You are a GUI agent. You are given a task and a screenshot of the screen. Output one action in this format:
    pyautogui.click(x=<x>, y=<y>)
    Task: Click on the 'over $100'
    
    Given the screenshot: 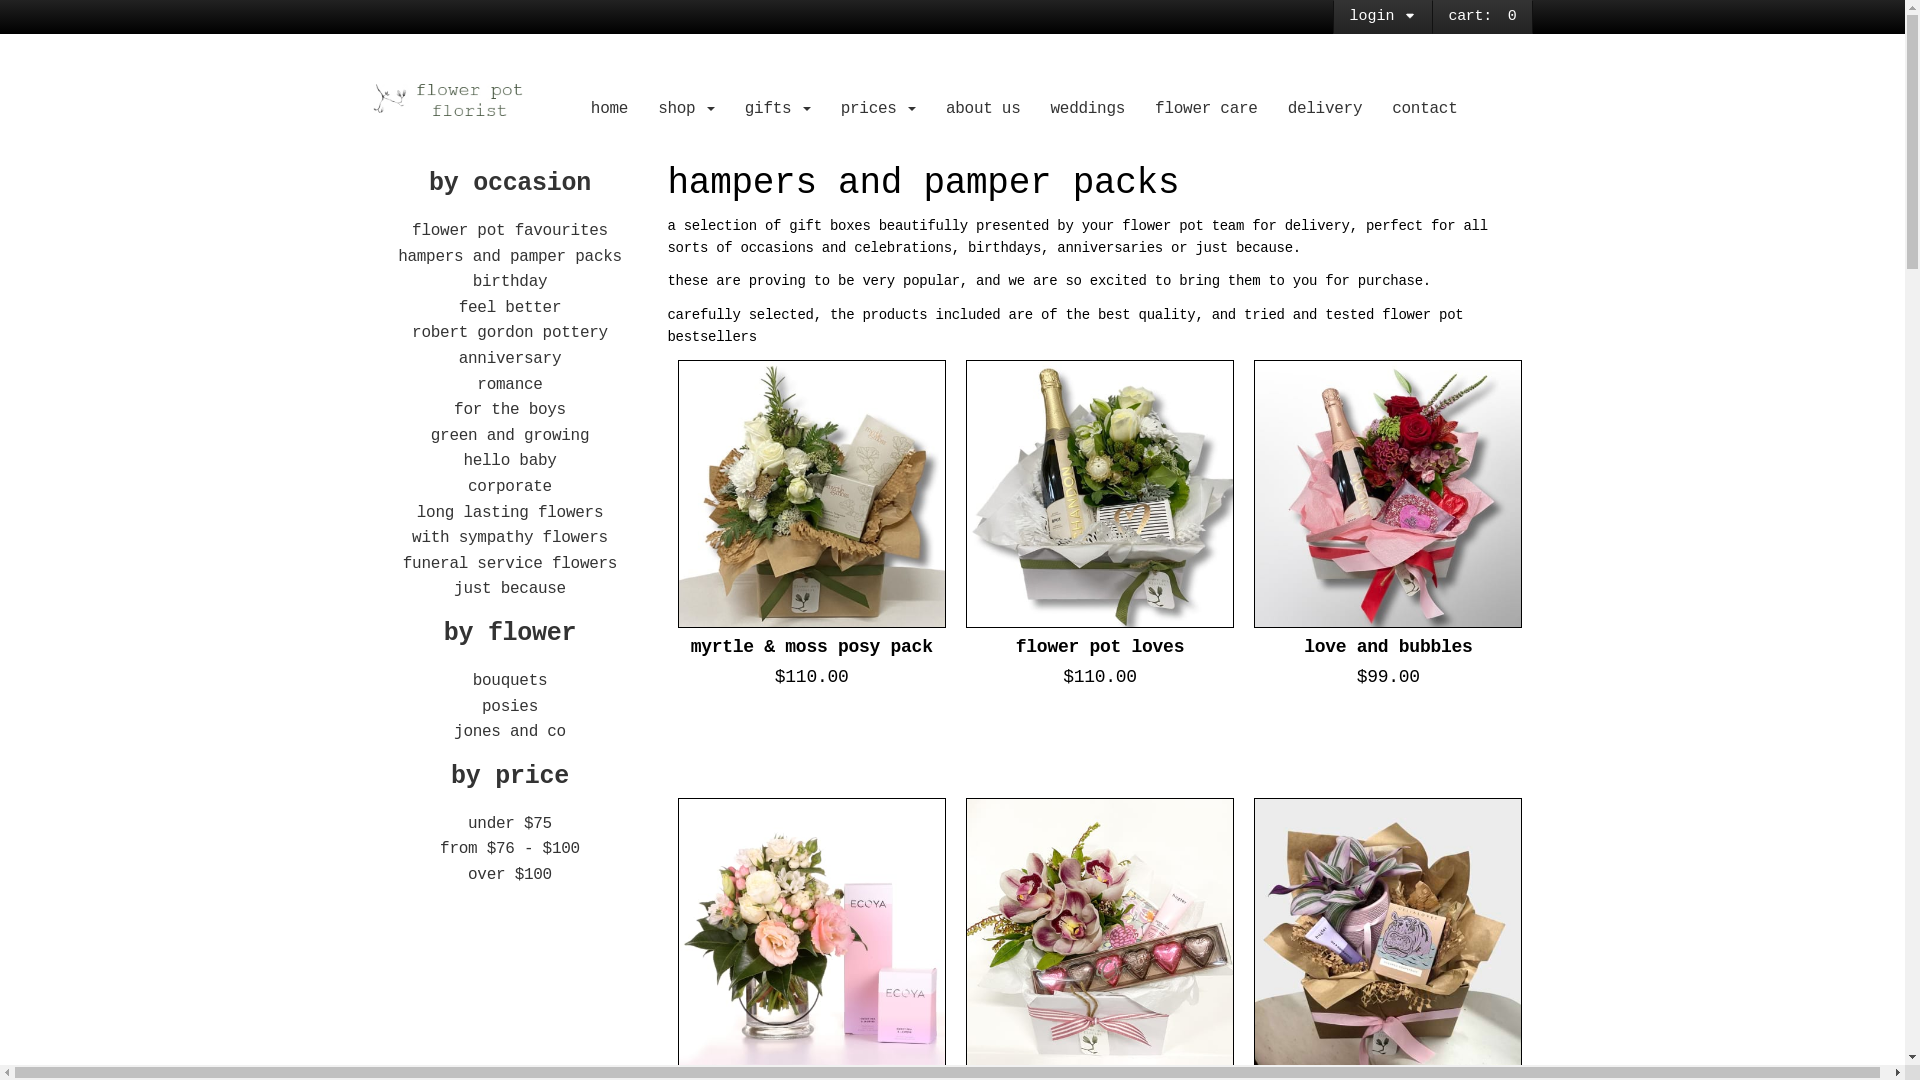 What is the action you would take?
    pyautogui.click(x=509, y=874)
    